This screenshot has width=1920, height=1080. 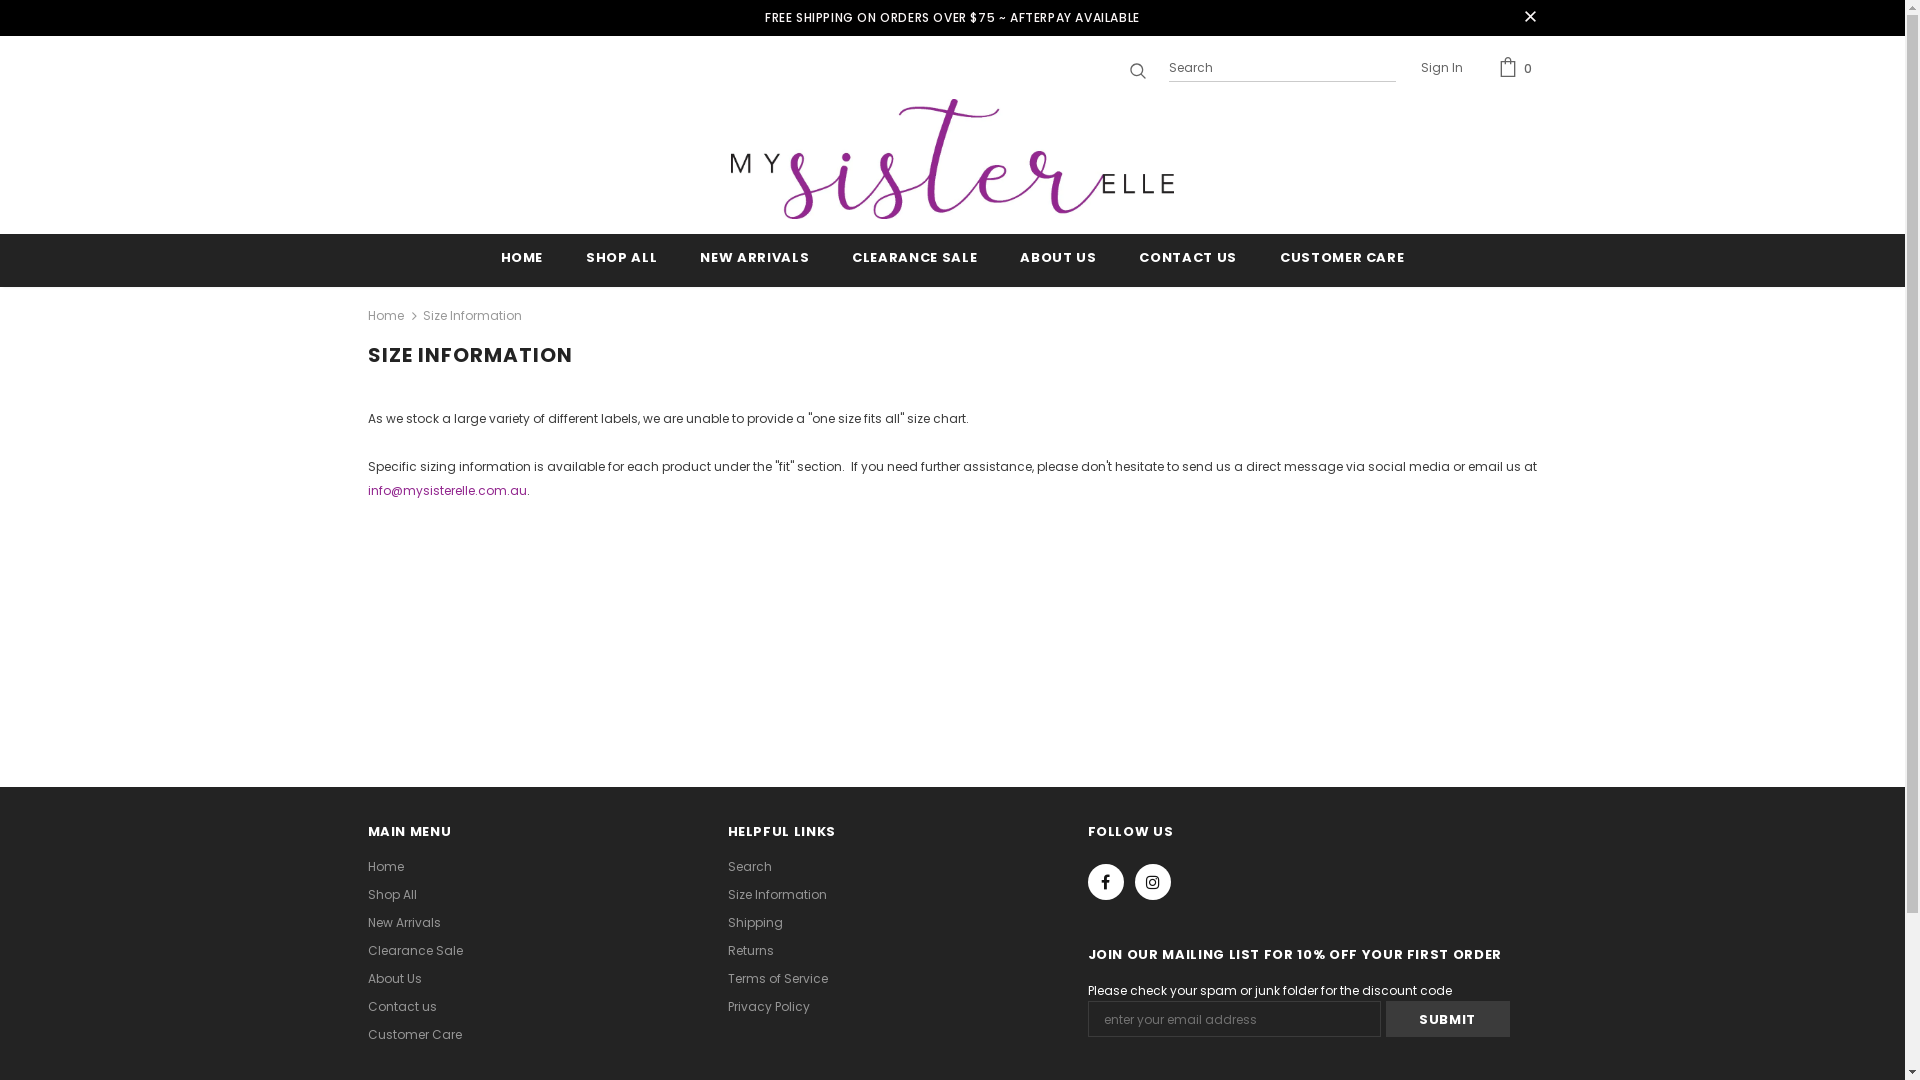 I want to click on 'close', so click(x=1529, y=18).